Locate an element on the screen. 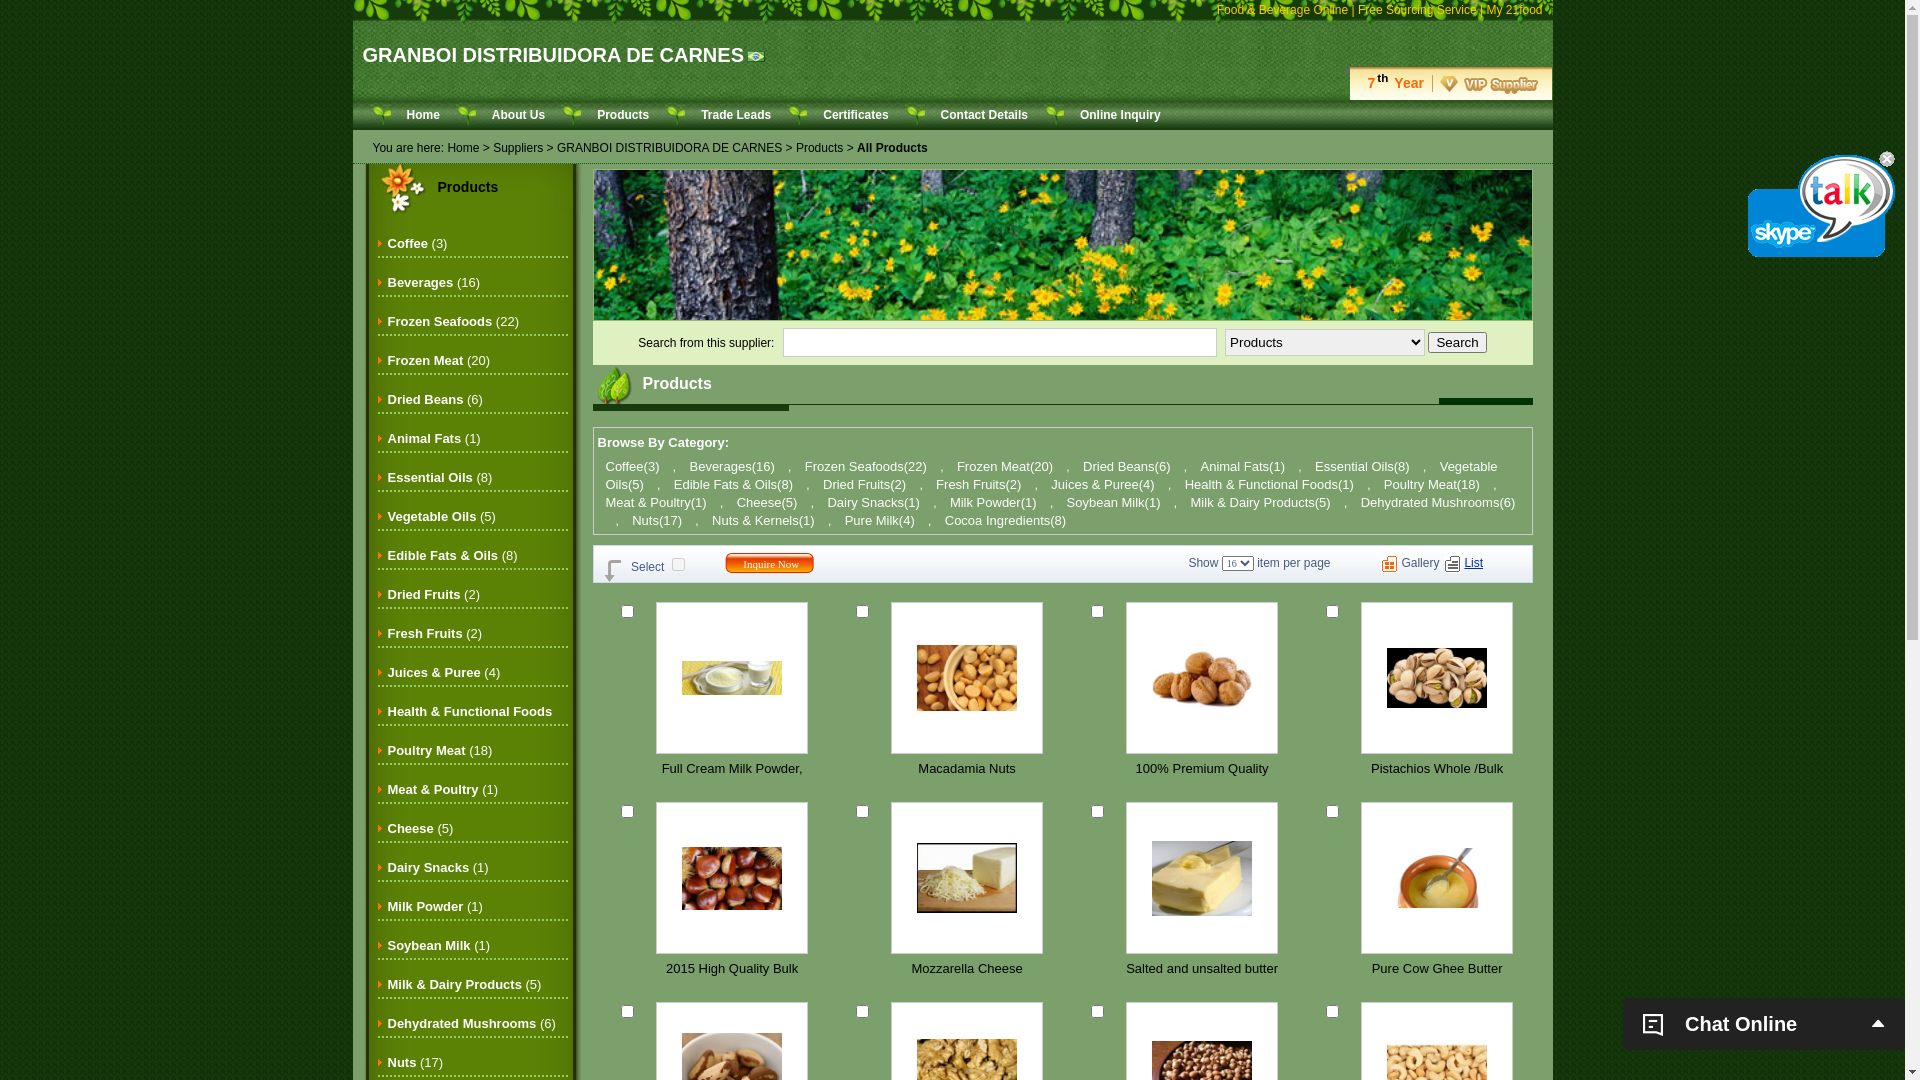 The image size is (1920, 1080). 'Soybean Milk (1)' is located at coordinates (438, 945).